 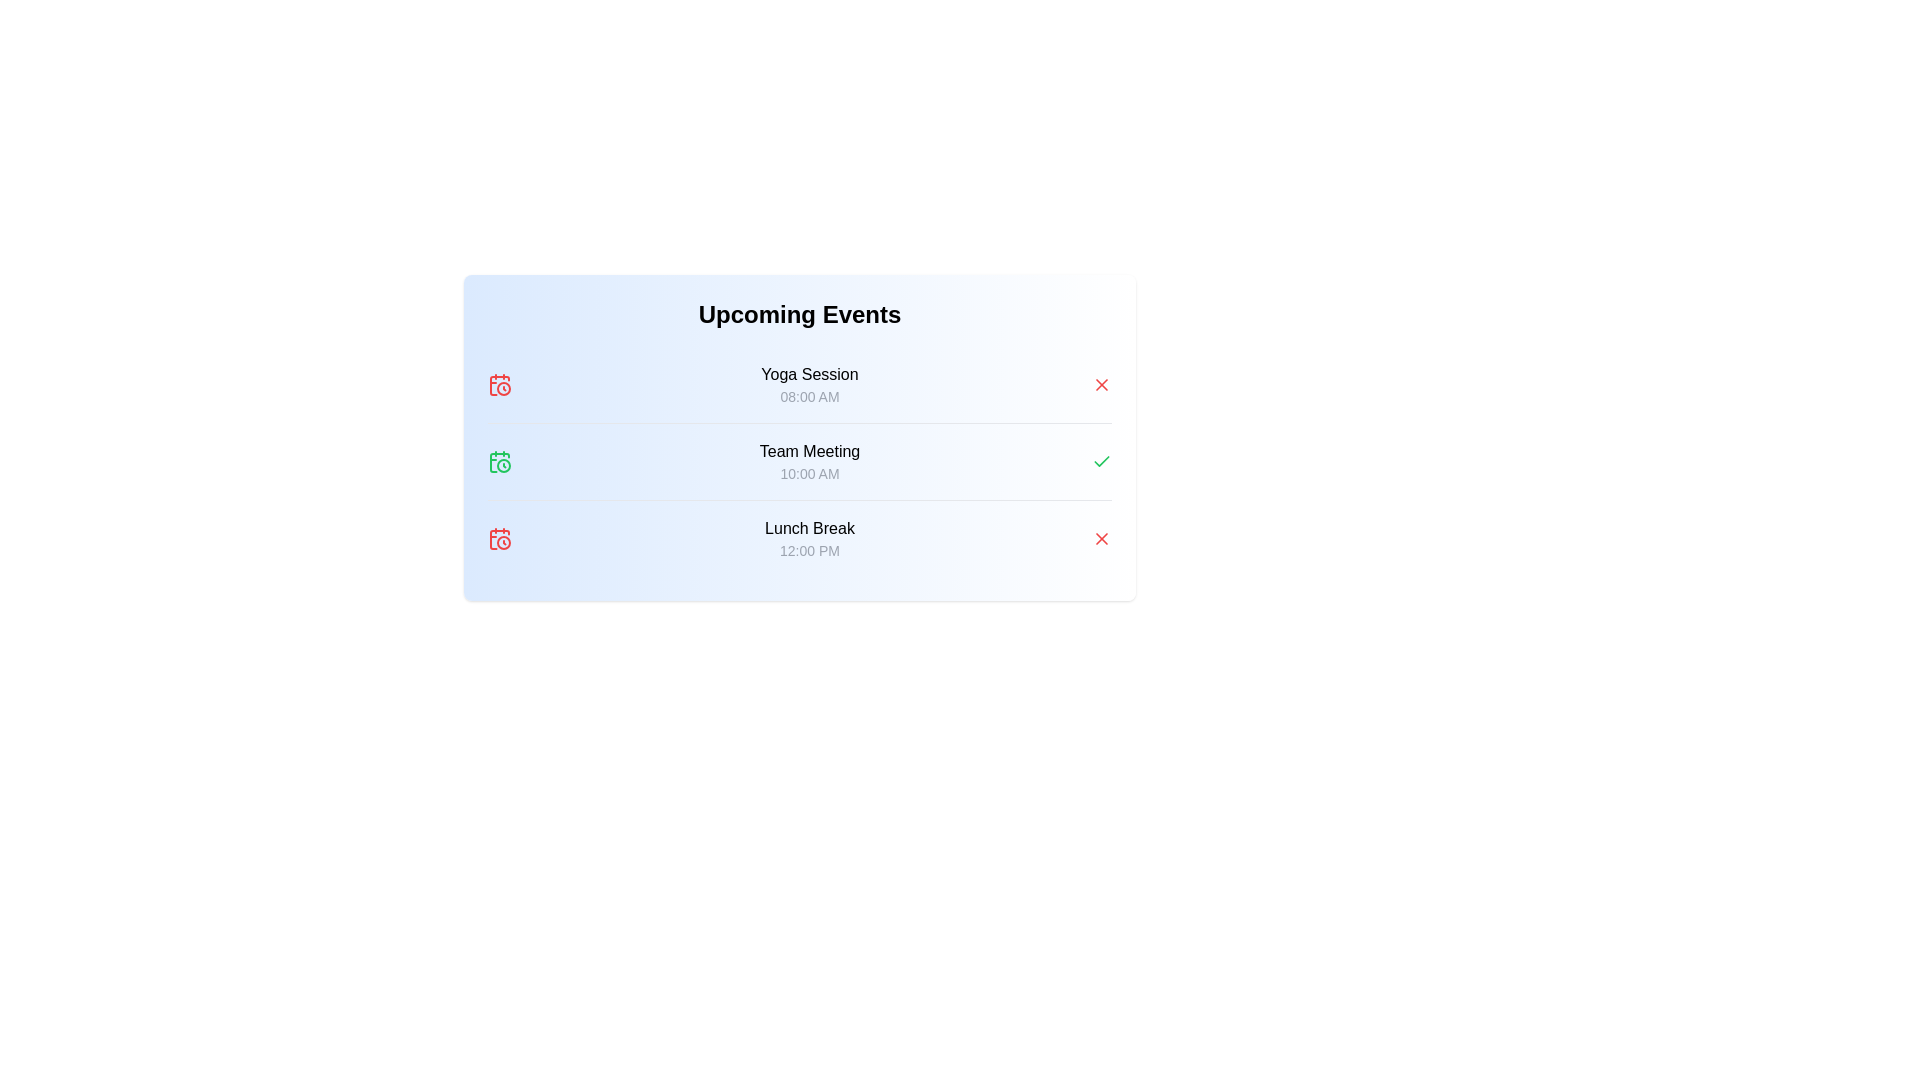 What do you see at coordinates (810, 397) in the screenshot?
I see `the text label displaying '08:00 AM'` at bounding box center [810, 397].